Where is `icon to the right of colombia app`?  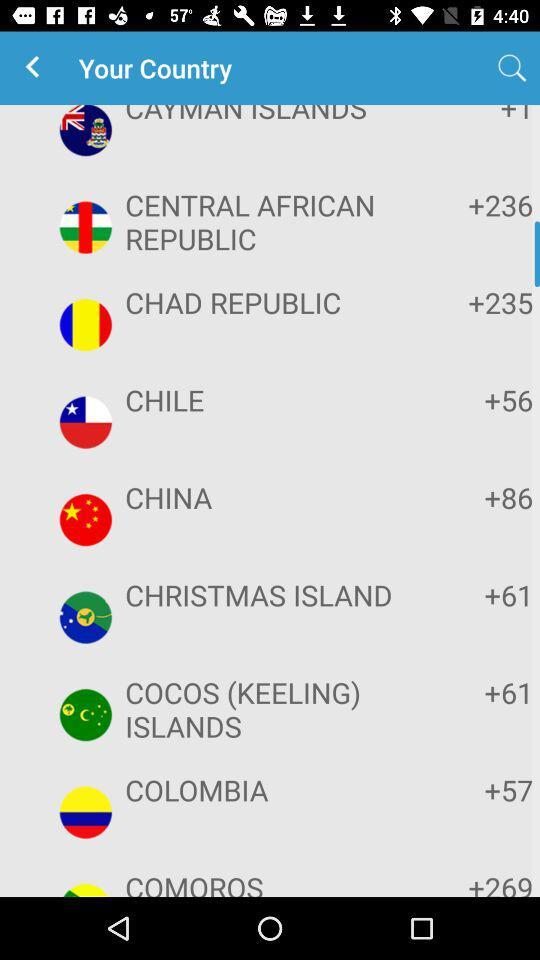 icon to the right of colombia app is located at coordinates (471, 789).